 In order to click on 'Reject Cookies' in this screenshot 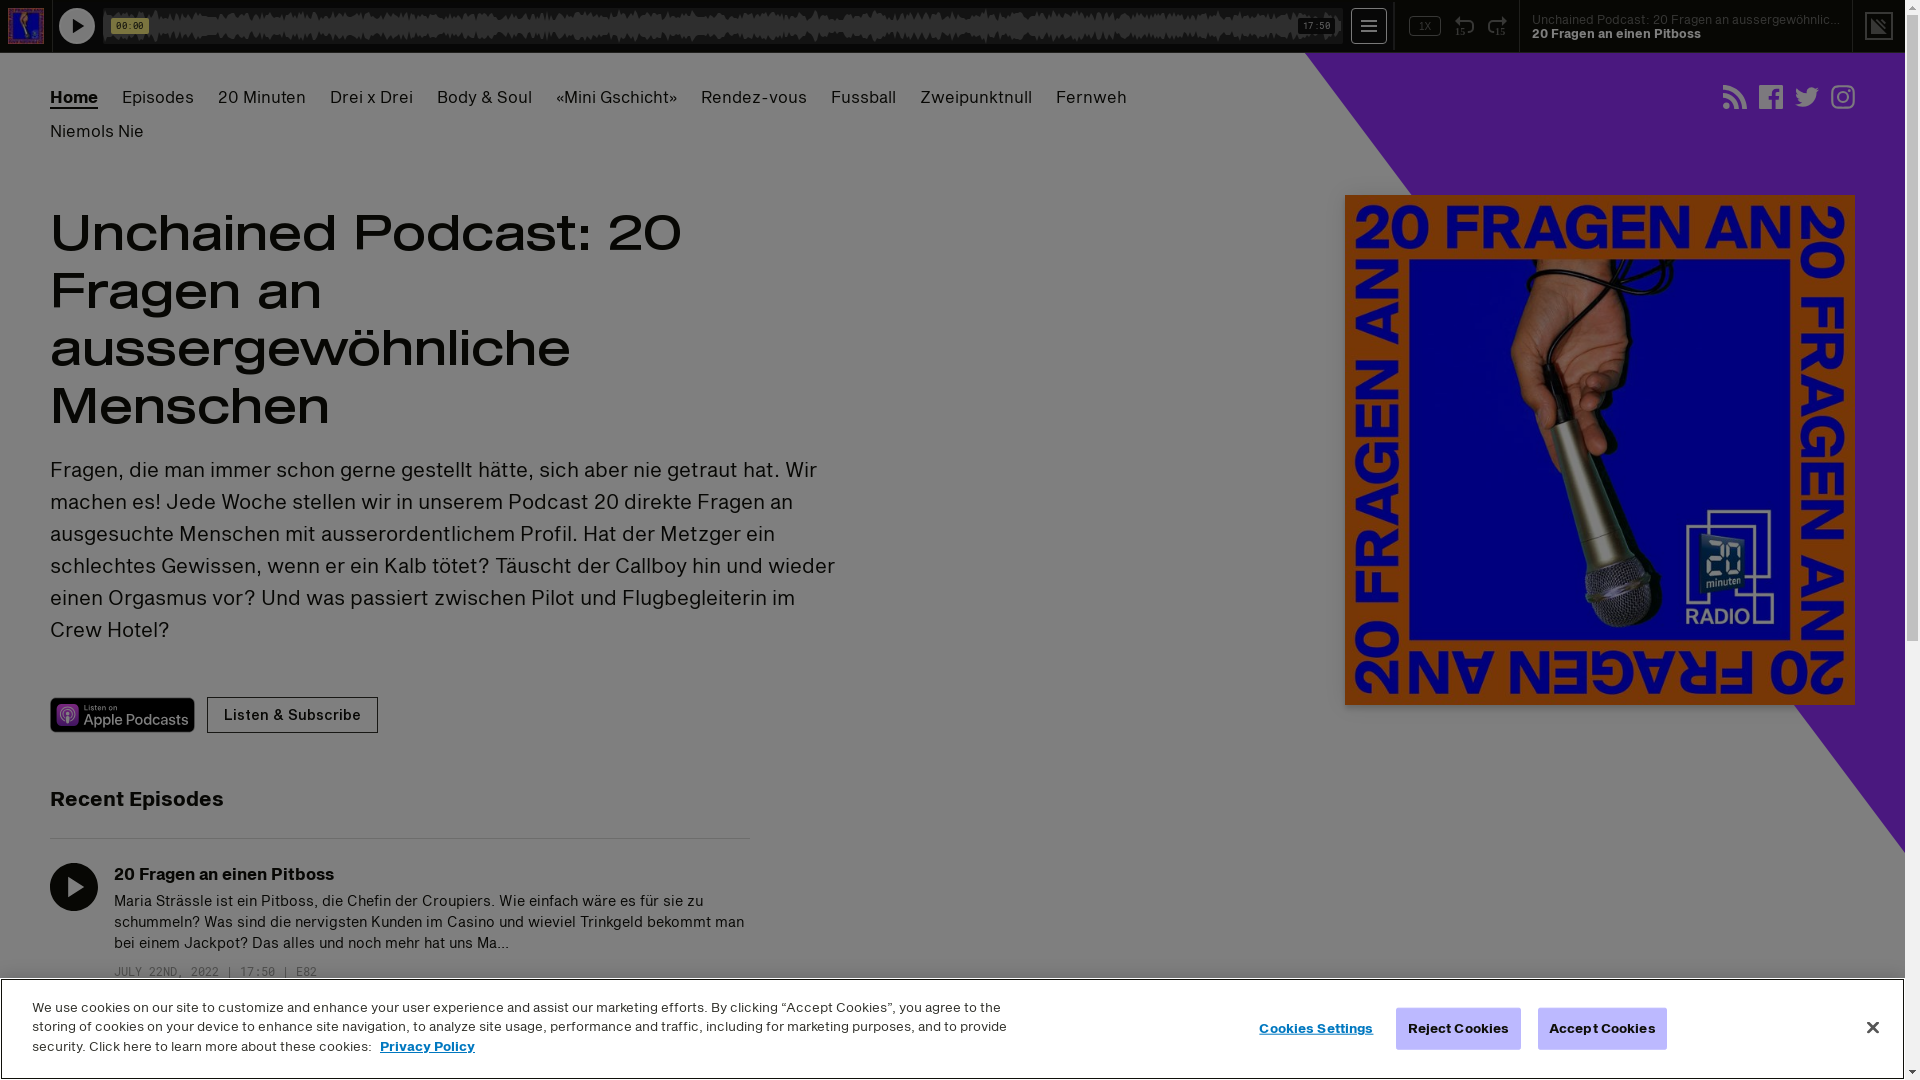, I will do `click(1458, 1029)`.